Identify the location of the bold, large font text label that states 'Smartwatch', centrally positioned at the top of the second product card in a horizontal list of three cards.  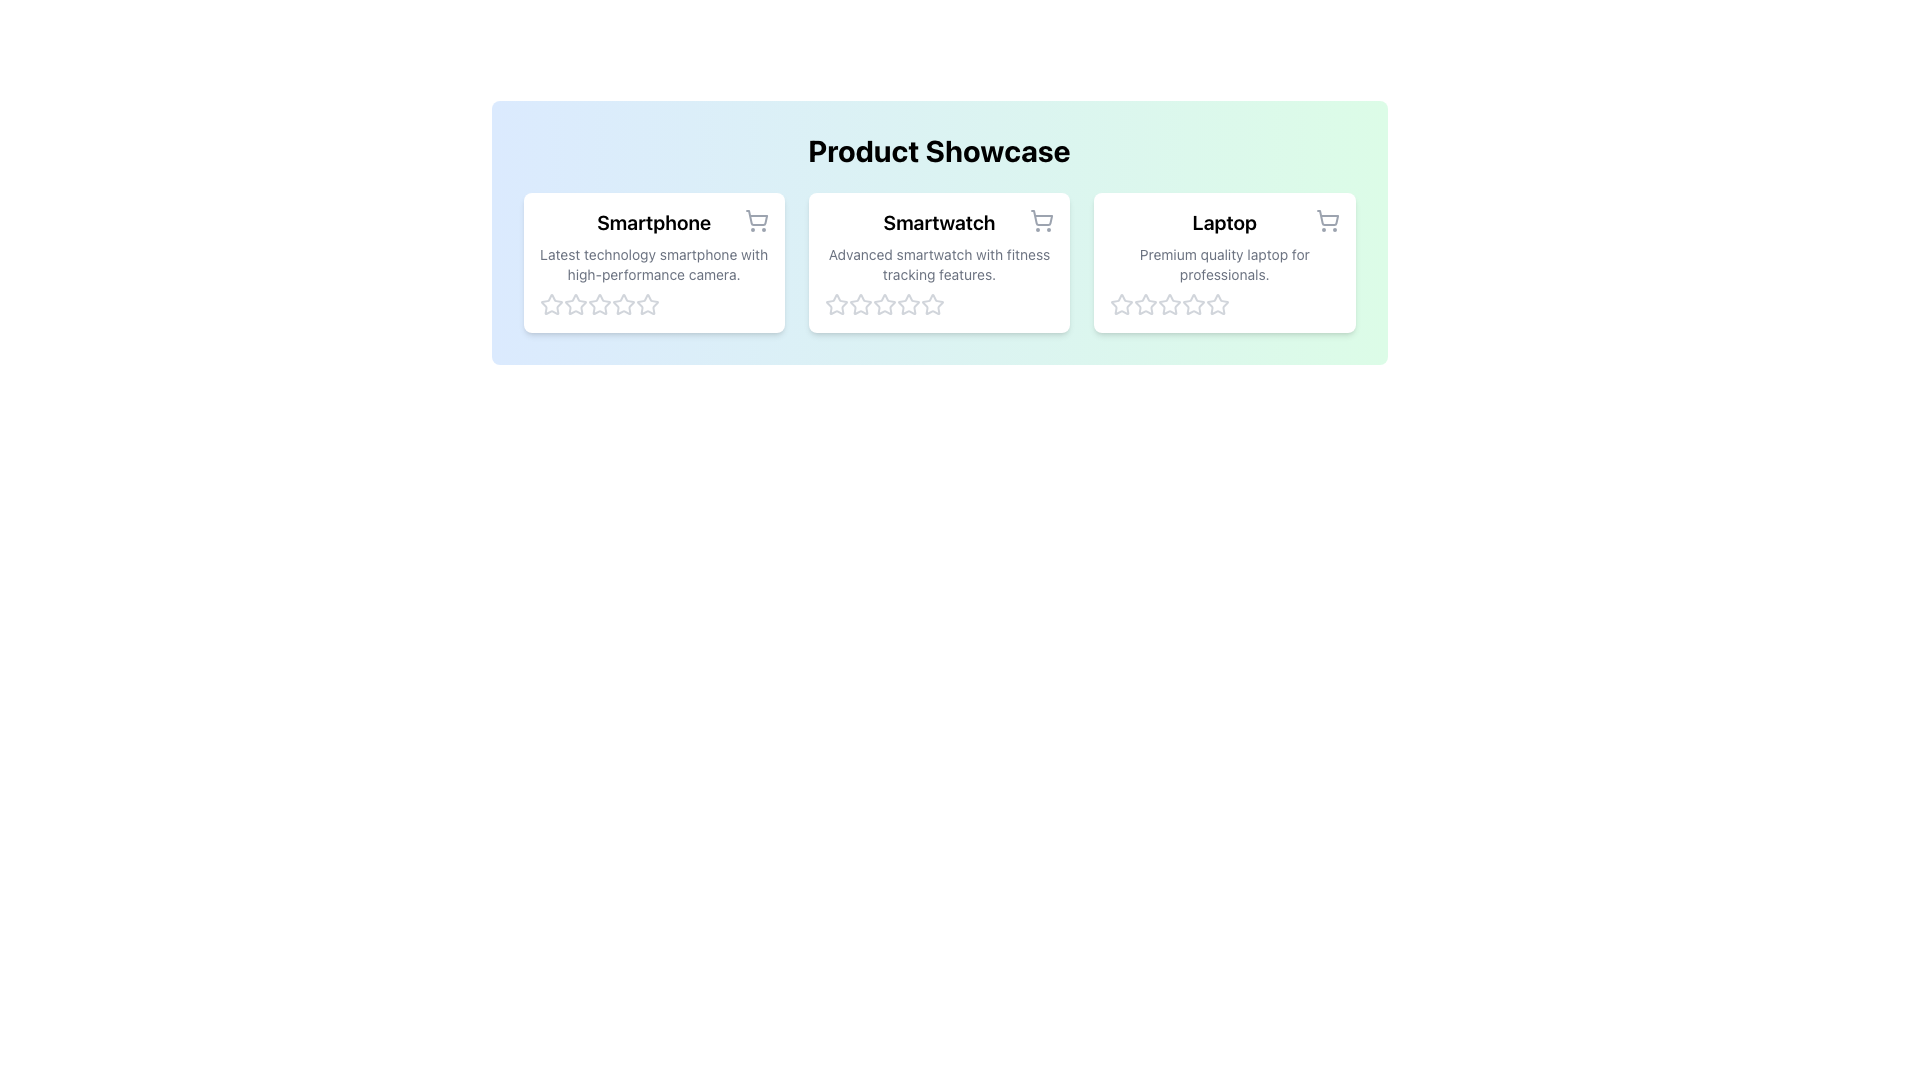
(938, 223).